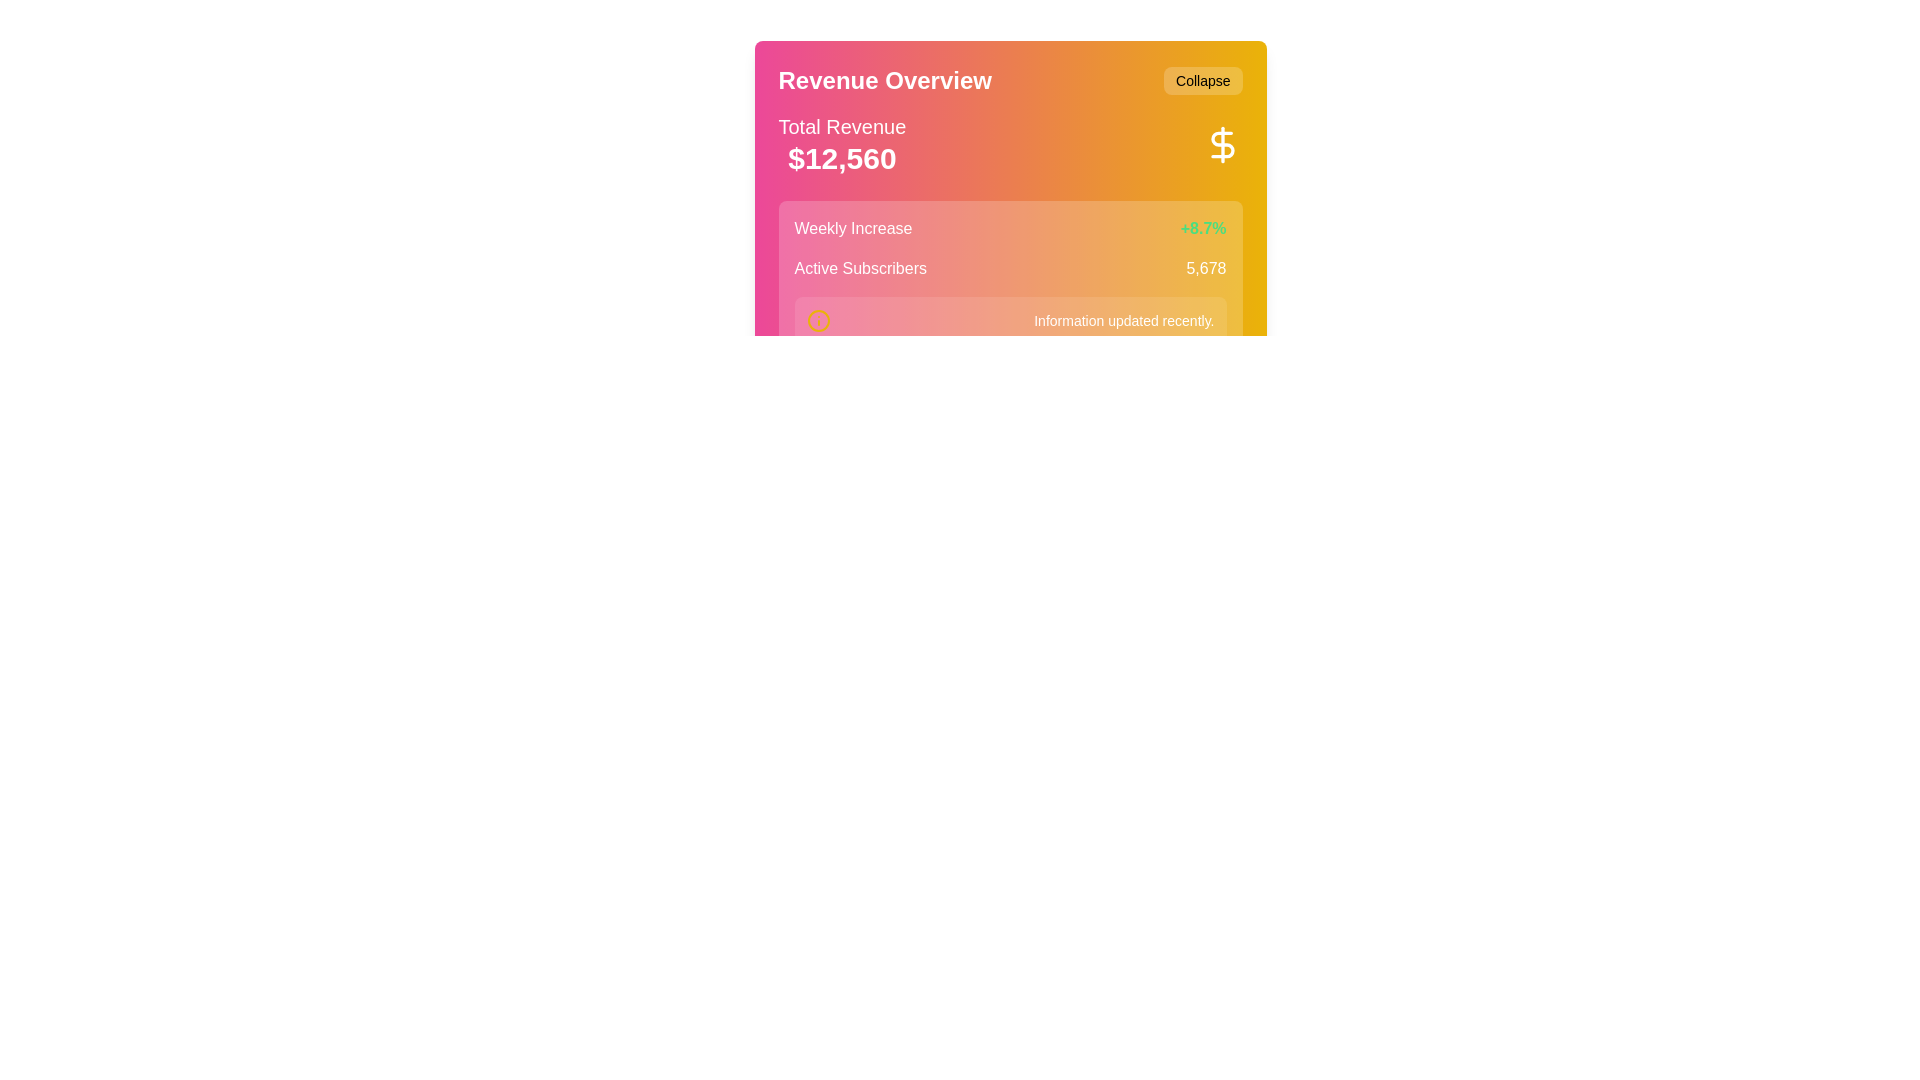 This screenshot has height=1080, width=1920. What do you see at coordinates (860, 268) in the screenshot?
I see `text content of the Text Label that indicates the subscriber count, located within the 'Revenue Overview' card, positioned above the numerical value '5,678'` at bounding box center [860, 268].